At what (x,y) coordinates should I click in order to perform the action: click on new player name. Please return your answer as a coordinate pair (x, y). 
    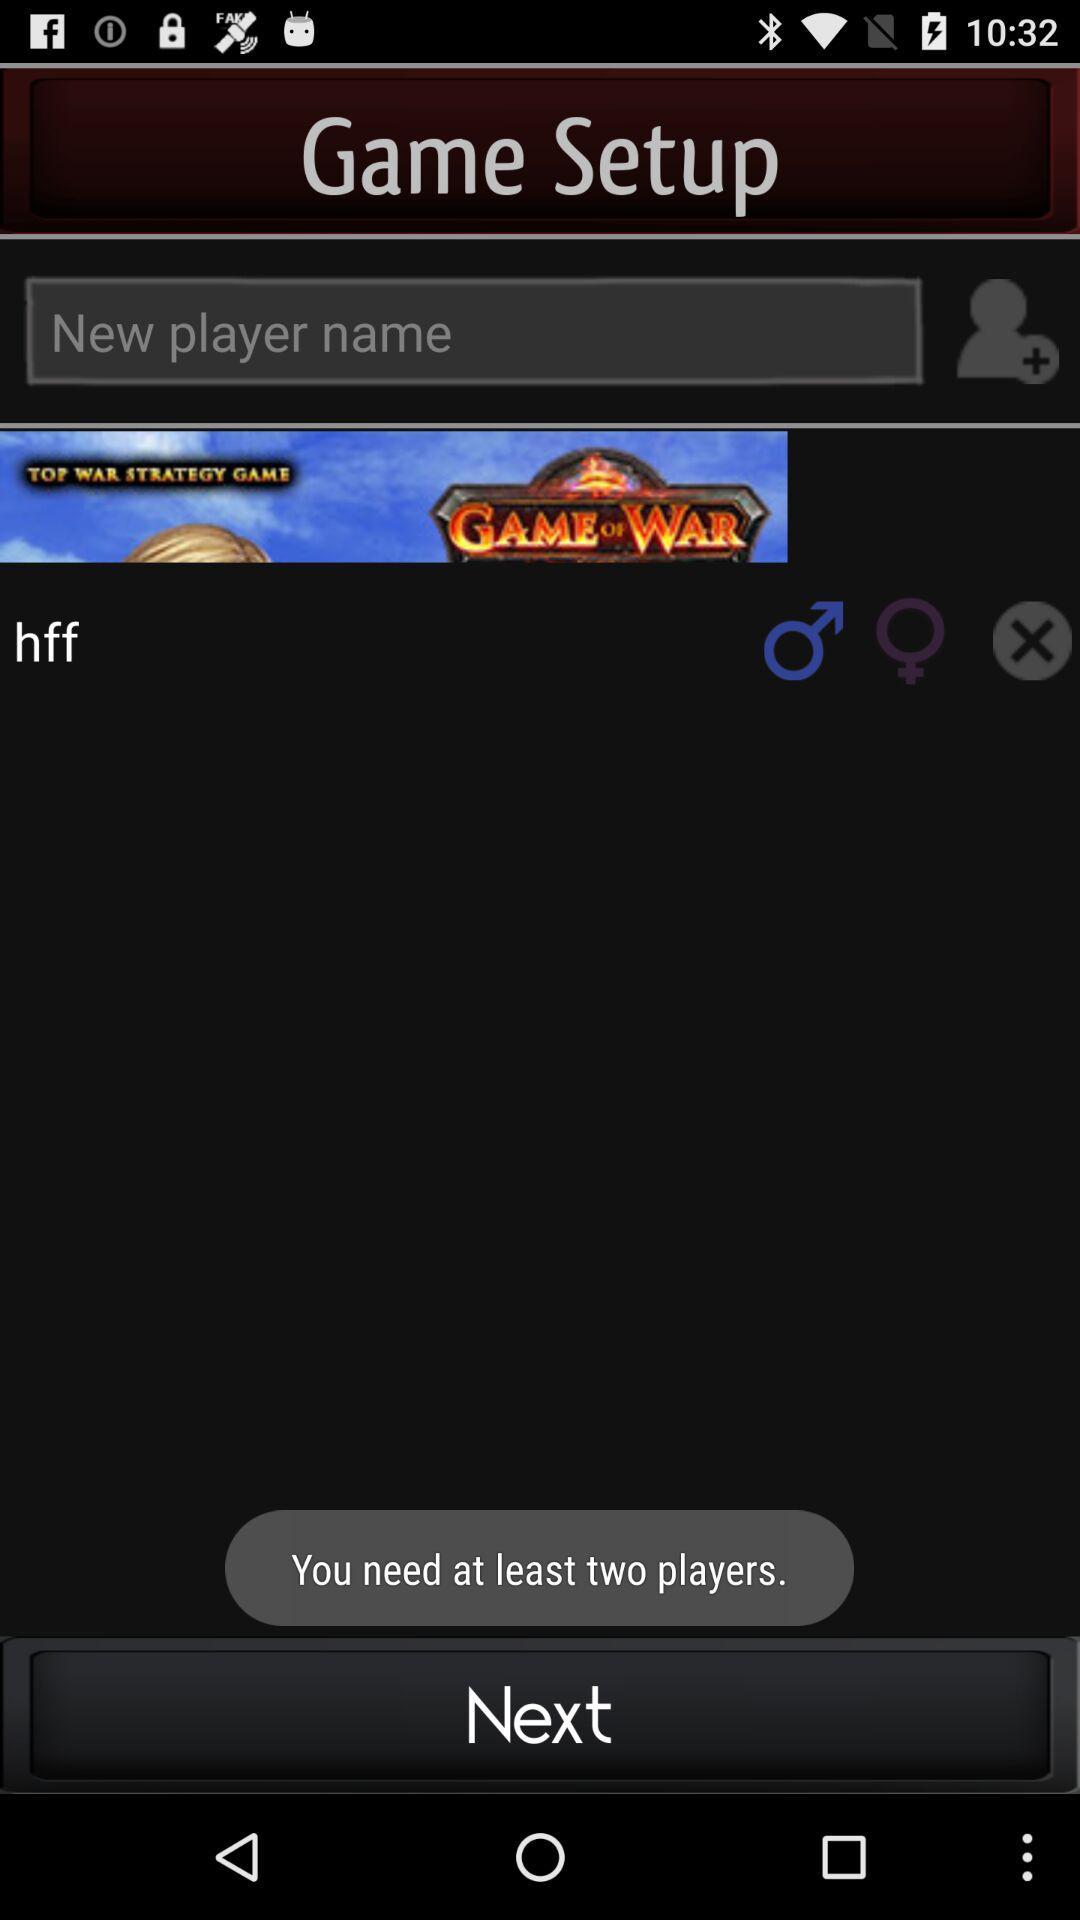
    Looking at the image, I should click on (1006, 331).